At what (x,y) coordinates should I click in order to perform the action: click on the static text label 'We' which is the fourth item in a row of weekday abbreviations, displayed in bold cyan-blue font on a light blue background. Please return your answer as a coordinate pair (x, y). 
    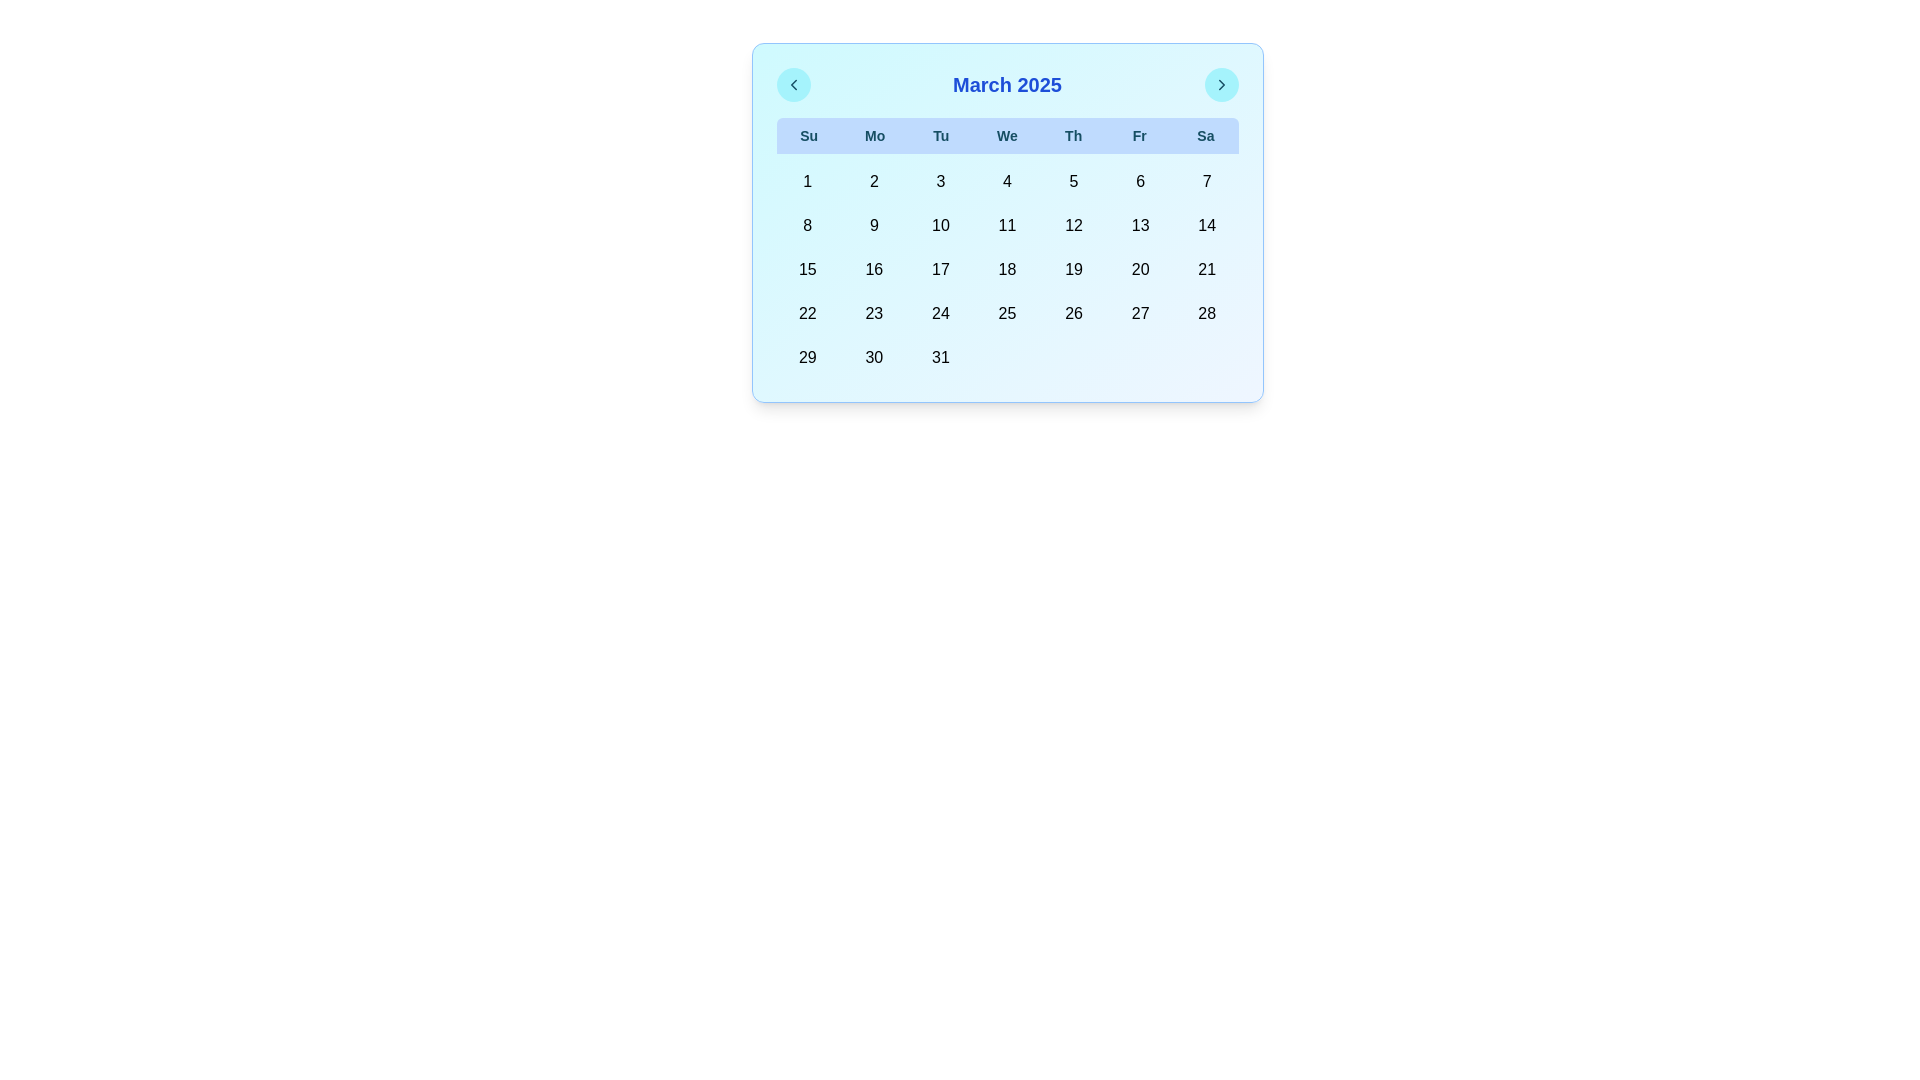
    Looking at the image, I should click on (1007, 135).